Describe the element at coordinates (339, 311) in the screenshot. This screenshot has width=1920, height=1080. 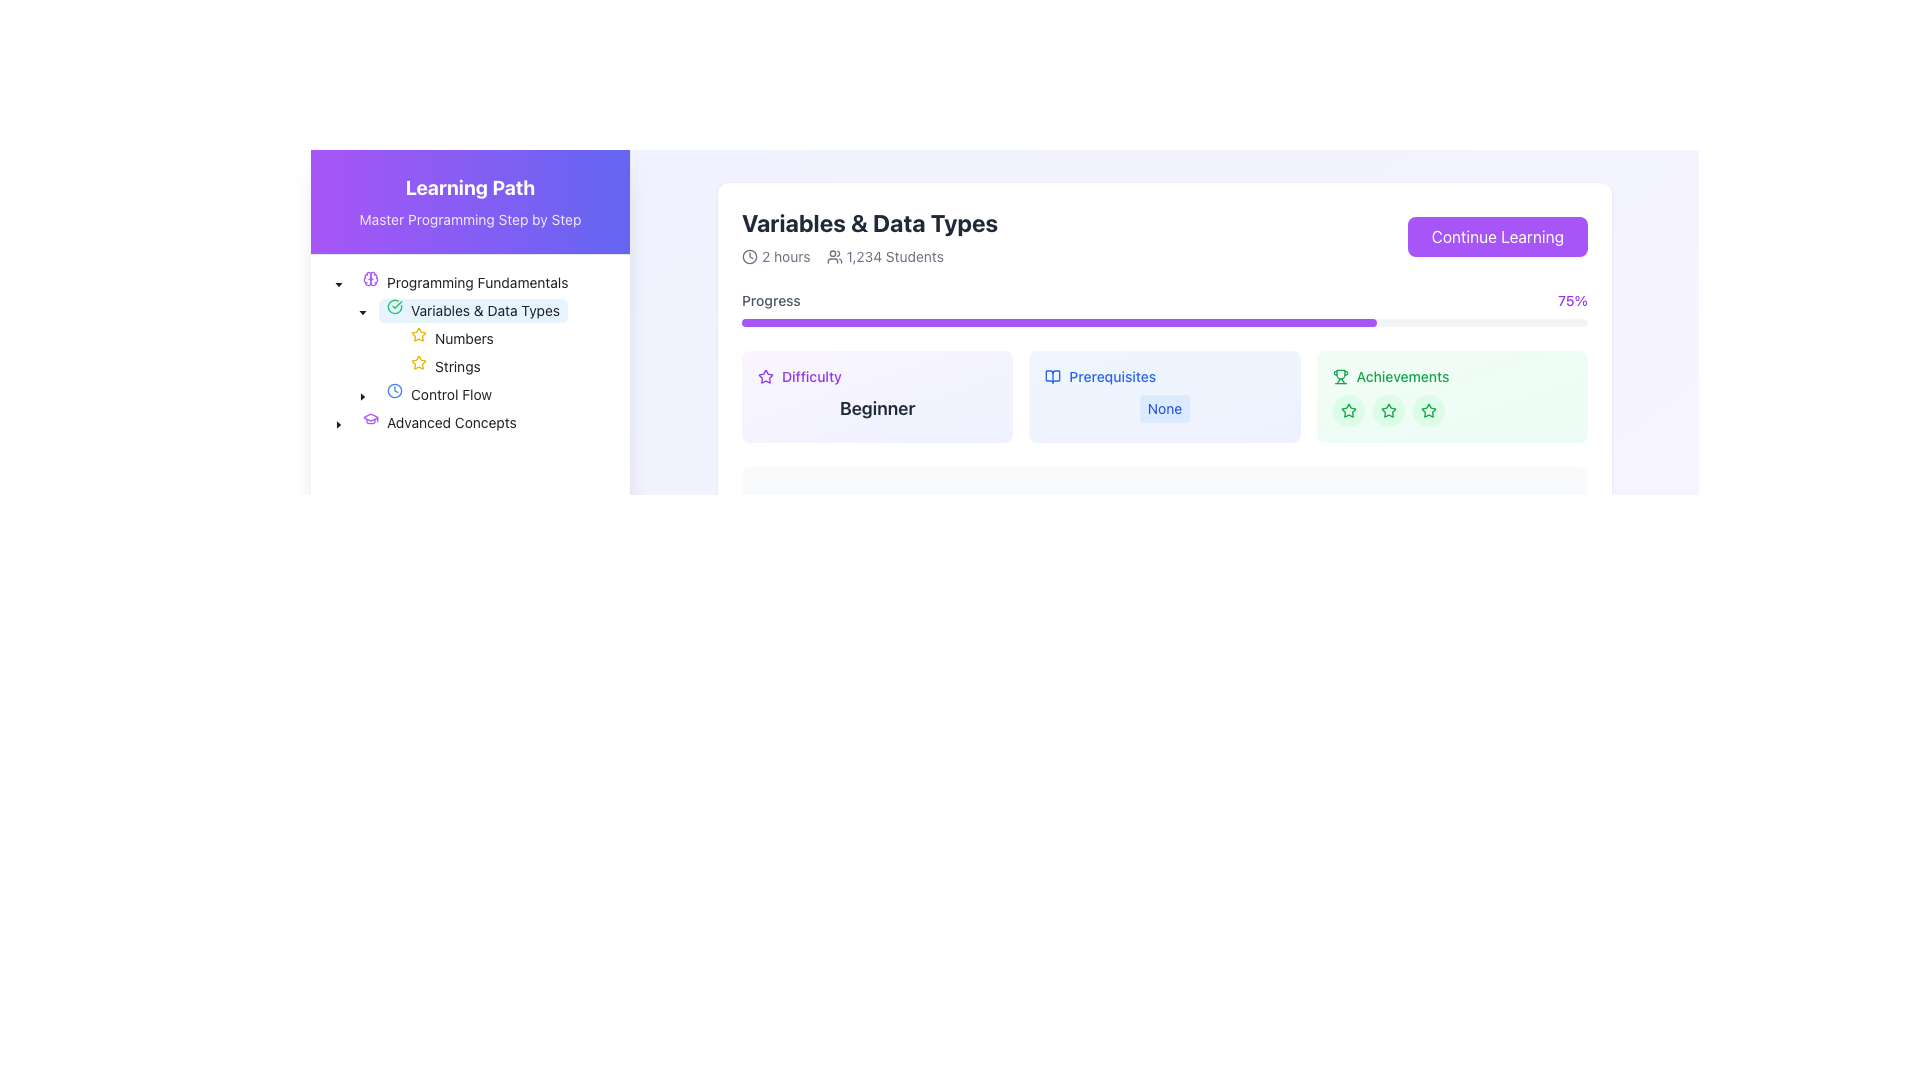
I see `the Indentation placeholder located adjacent to the 'Variables & Data Types' item in the 'Programming Fundamentals' section of the hierarchical tree menu` at that location.